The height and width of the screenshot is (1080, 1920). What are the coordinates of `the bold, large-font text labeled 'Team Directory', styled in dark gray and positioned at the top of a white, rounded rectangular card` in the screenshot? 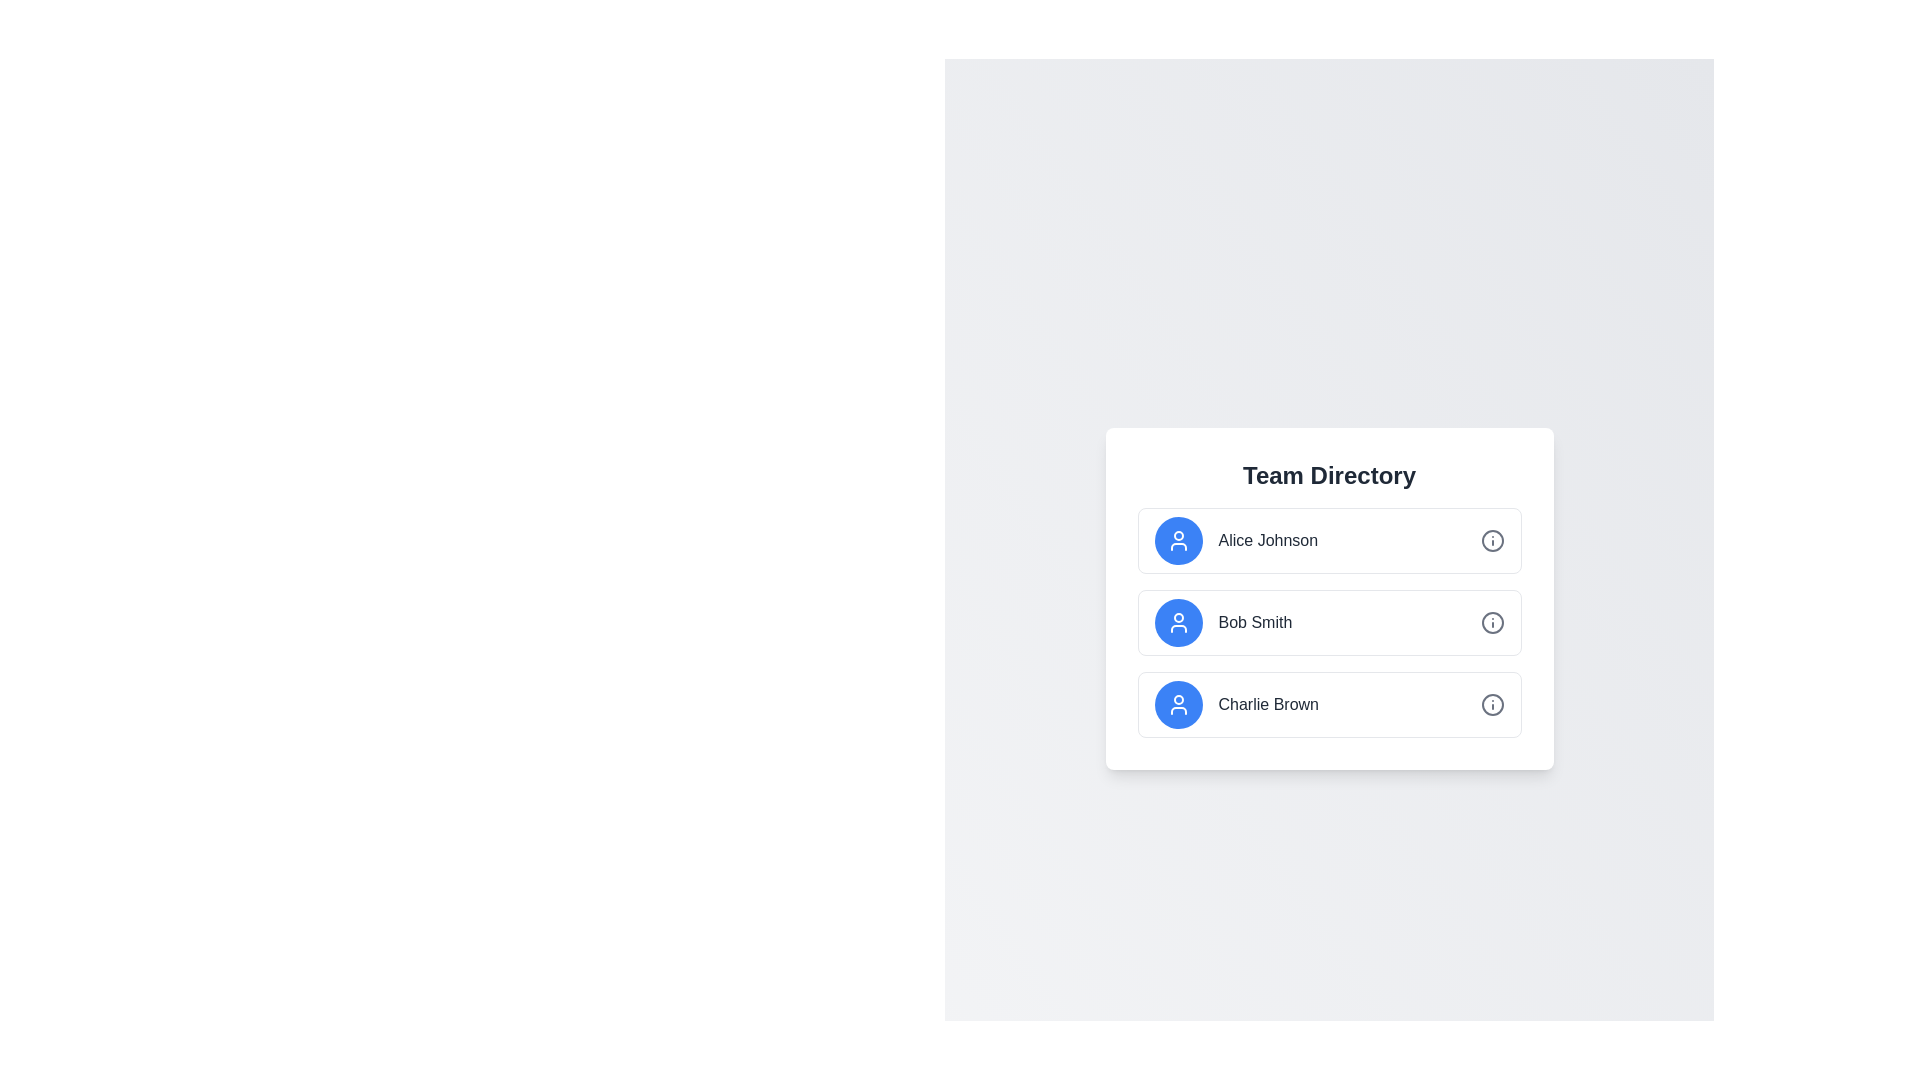 It's located at (1329, 475).